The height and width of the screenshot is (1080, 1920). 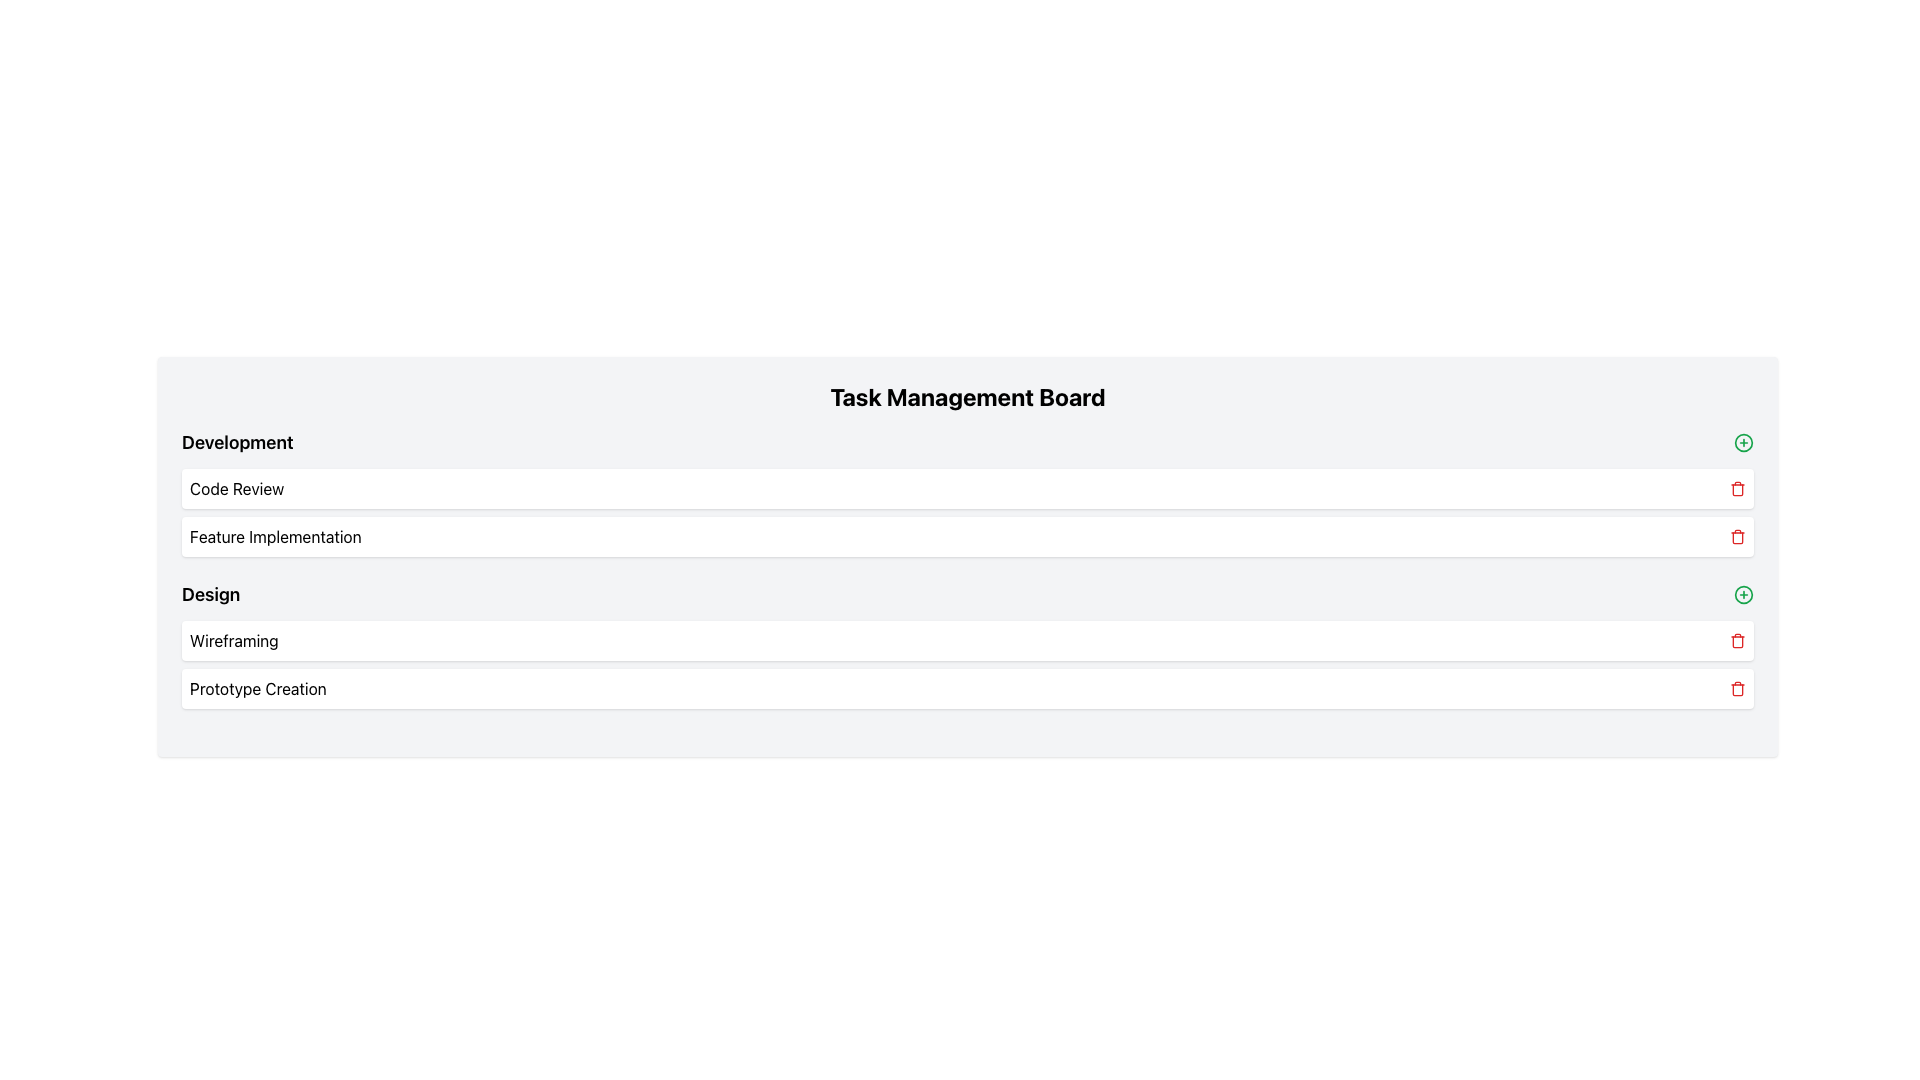 What do you see at coordinates (1736, 688) in the screenshot?
I see `the red trash icon button located at the far right of the 'Prototype Creation' row` at bounding box center [1736, 688].